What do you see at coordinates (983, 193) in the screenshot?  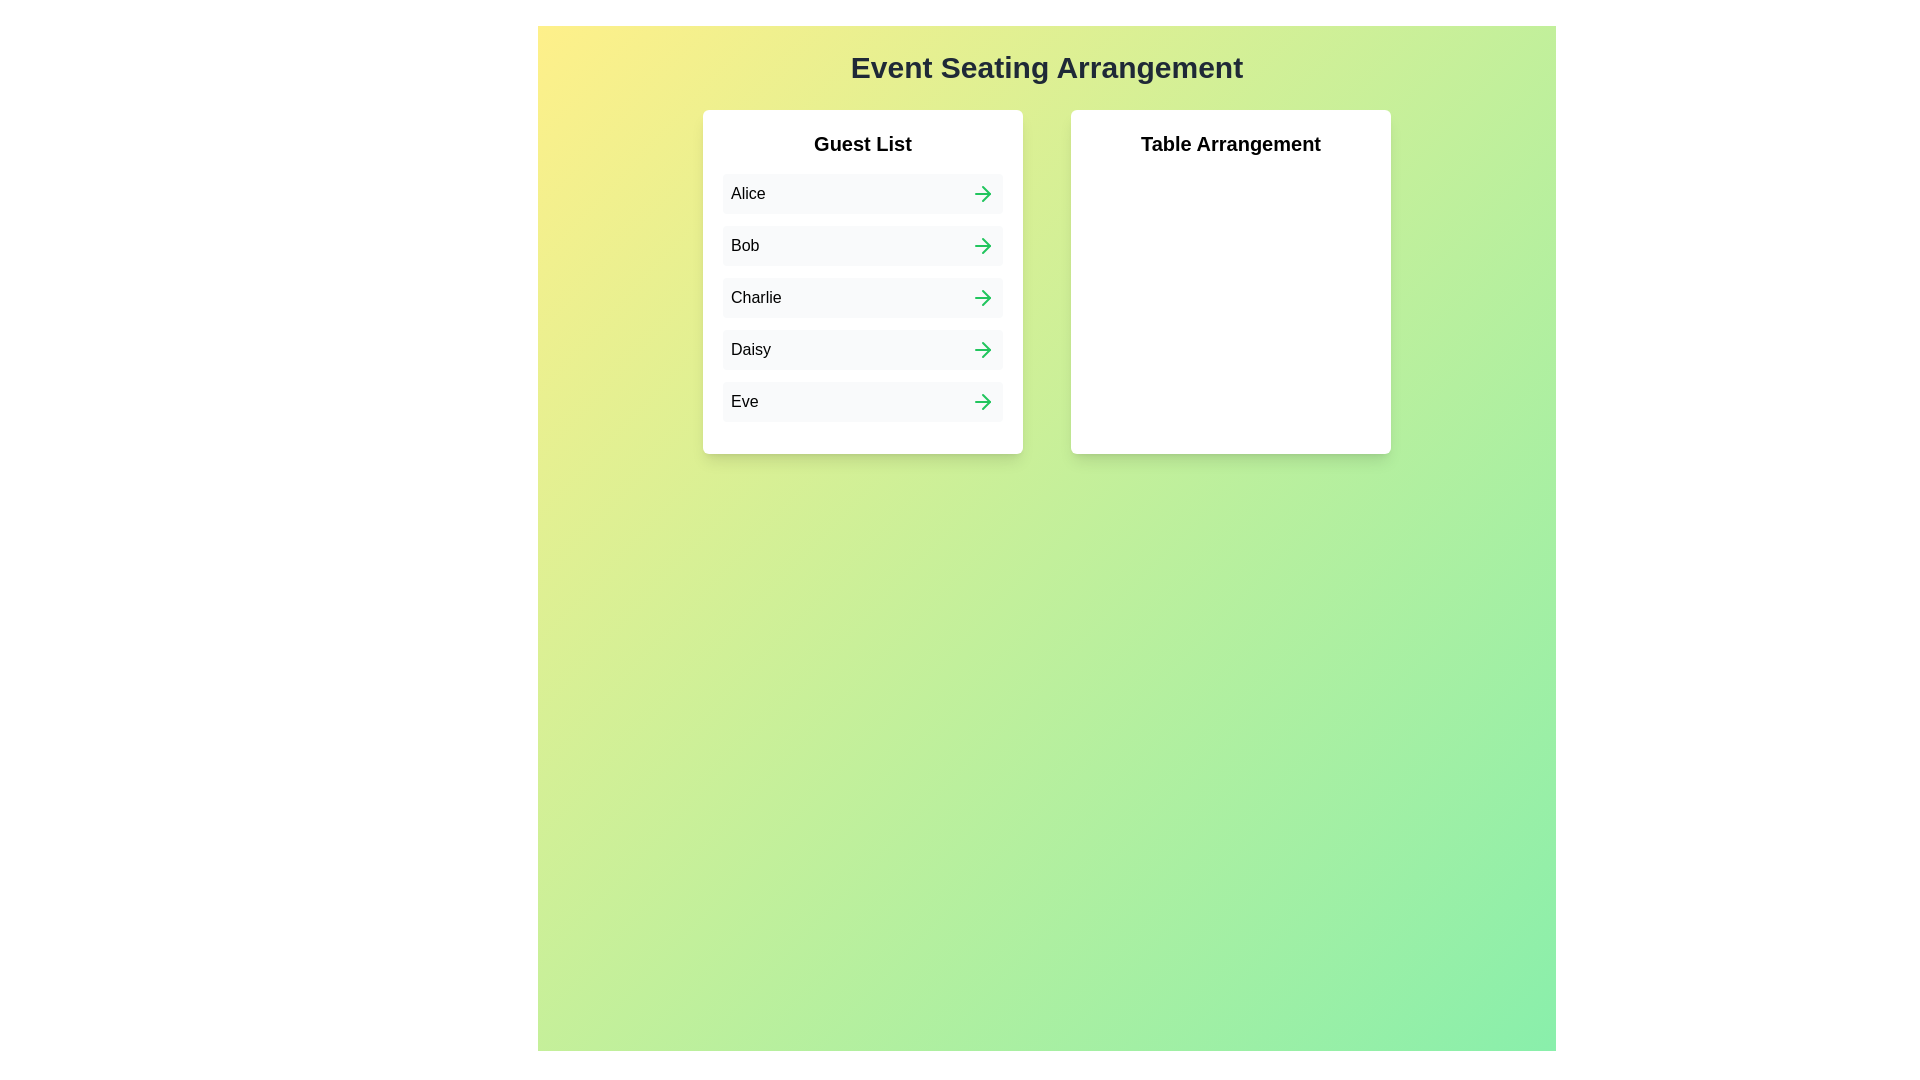 I see `the arrow next to Alice in the Guest List to add them to the Table Arrangement` at bounding box center [983, 193].